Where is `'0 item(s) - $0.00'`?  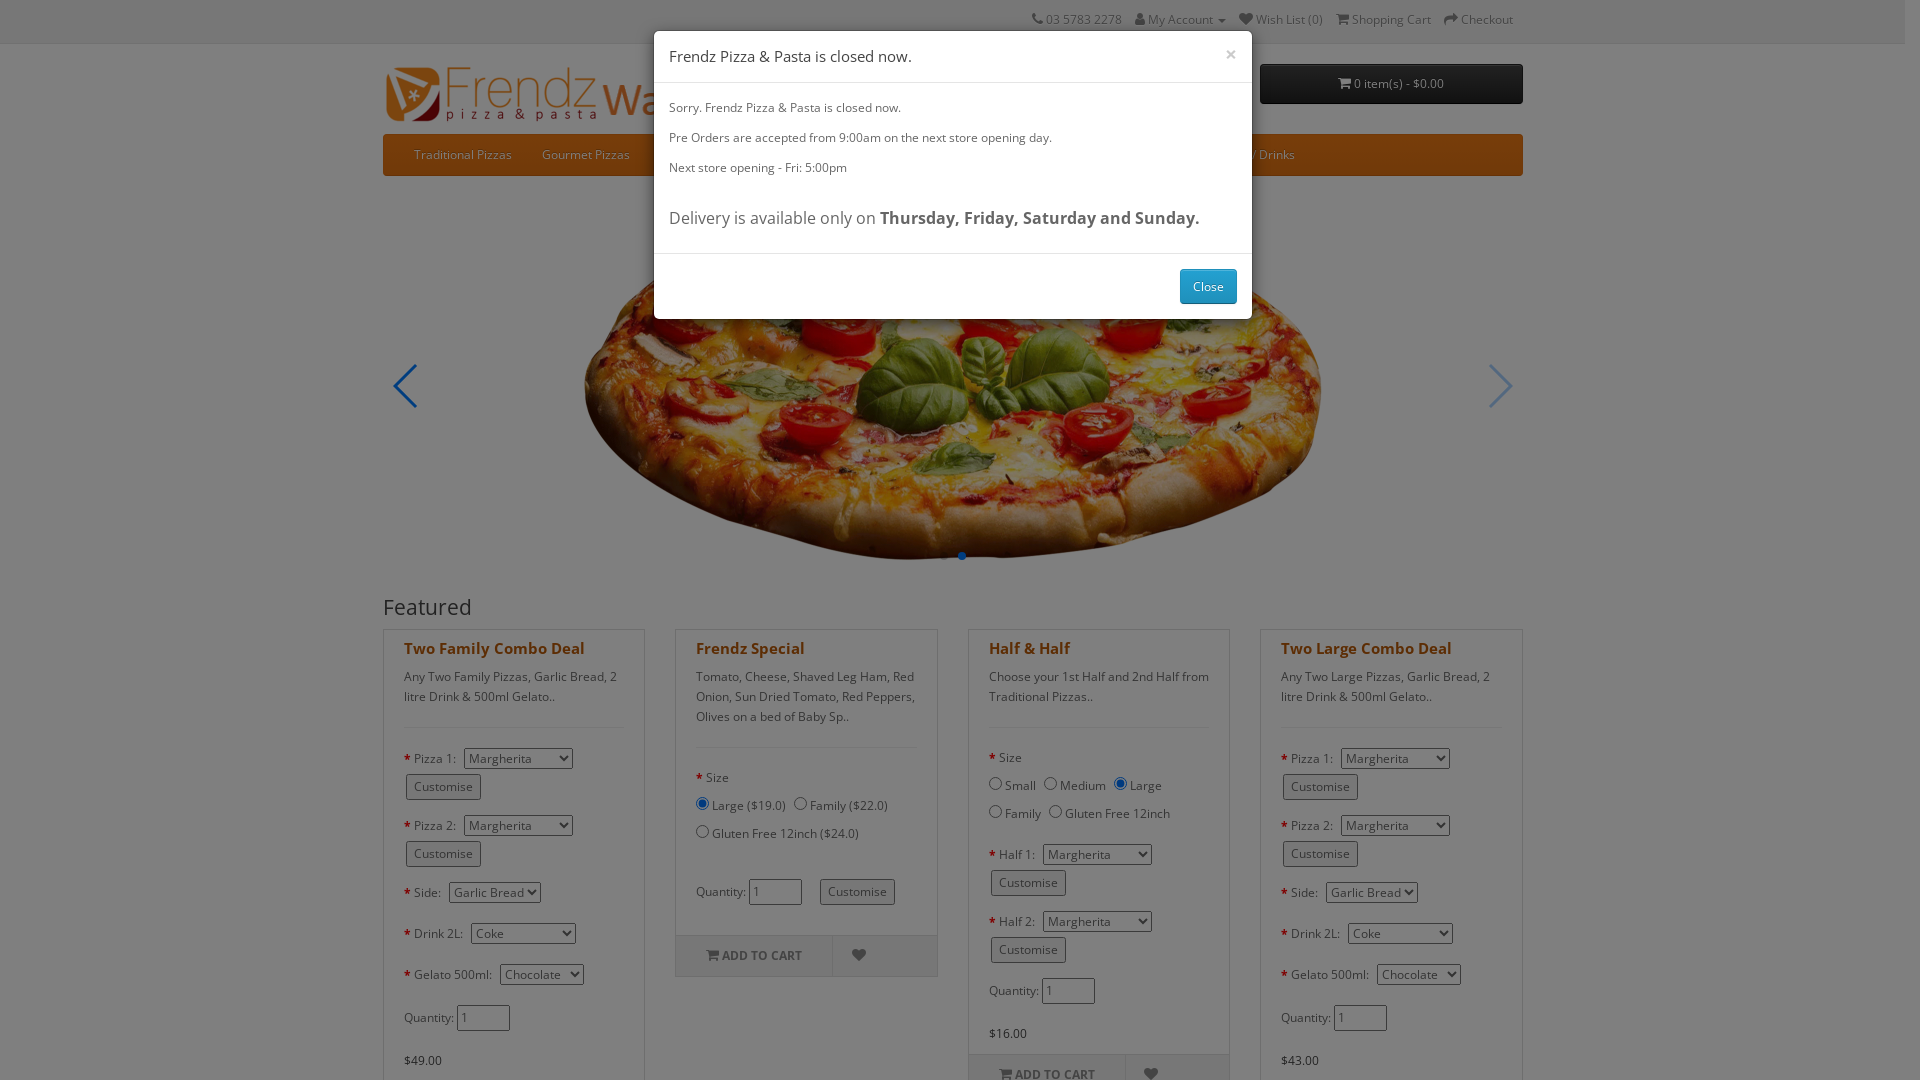
'0 item(s) - $0.00' is located at coordinates (1258, 83).